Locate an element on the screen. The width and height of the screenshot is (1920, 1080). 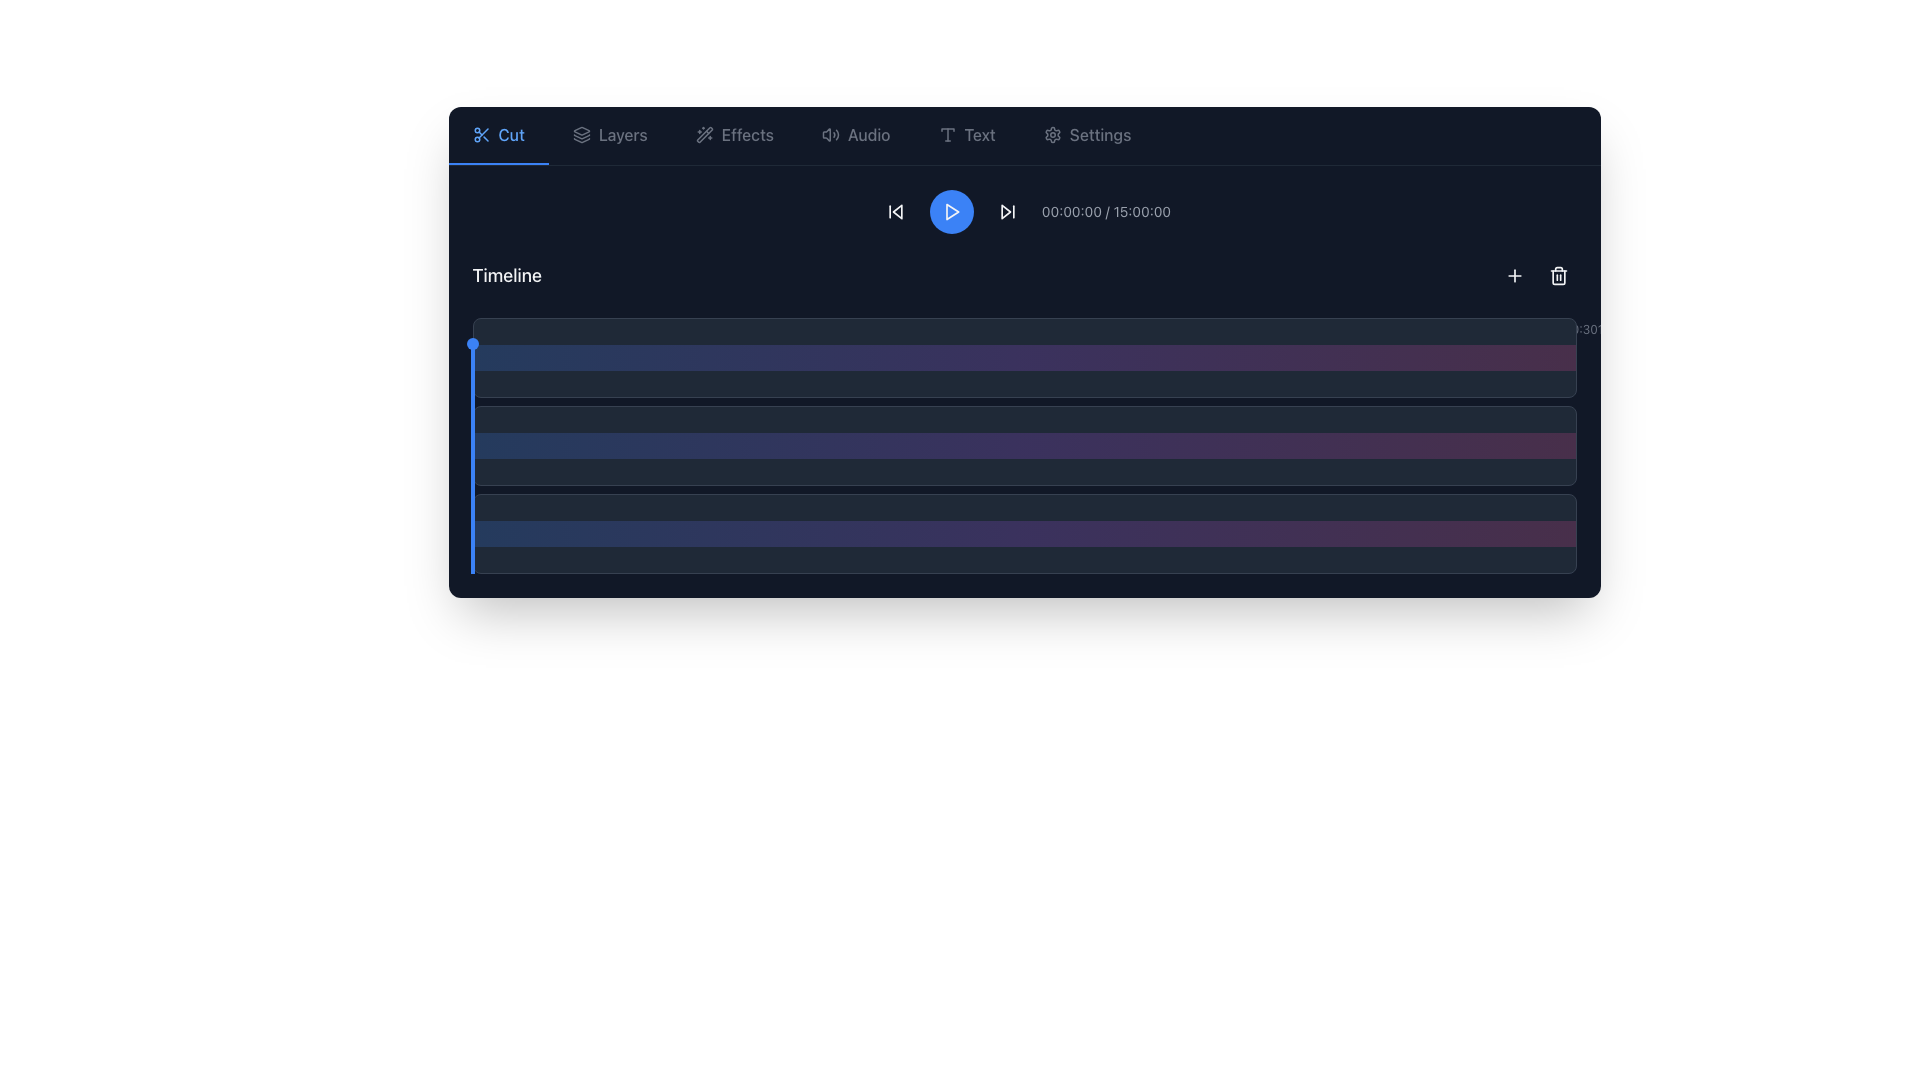
the button is located at coordinates (608, 135).